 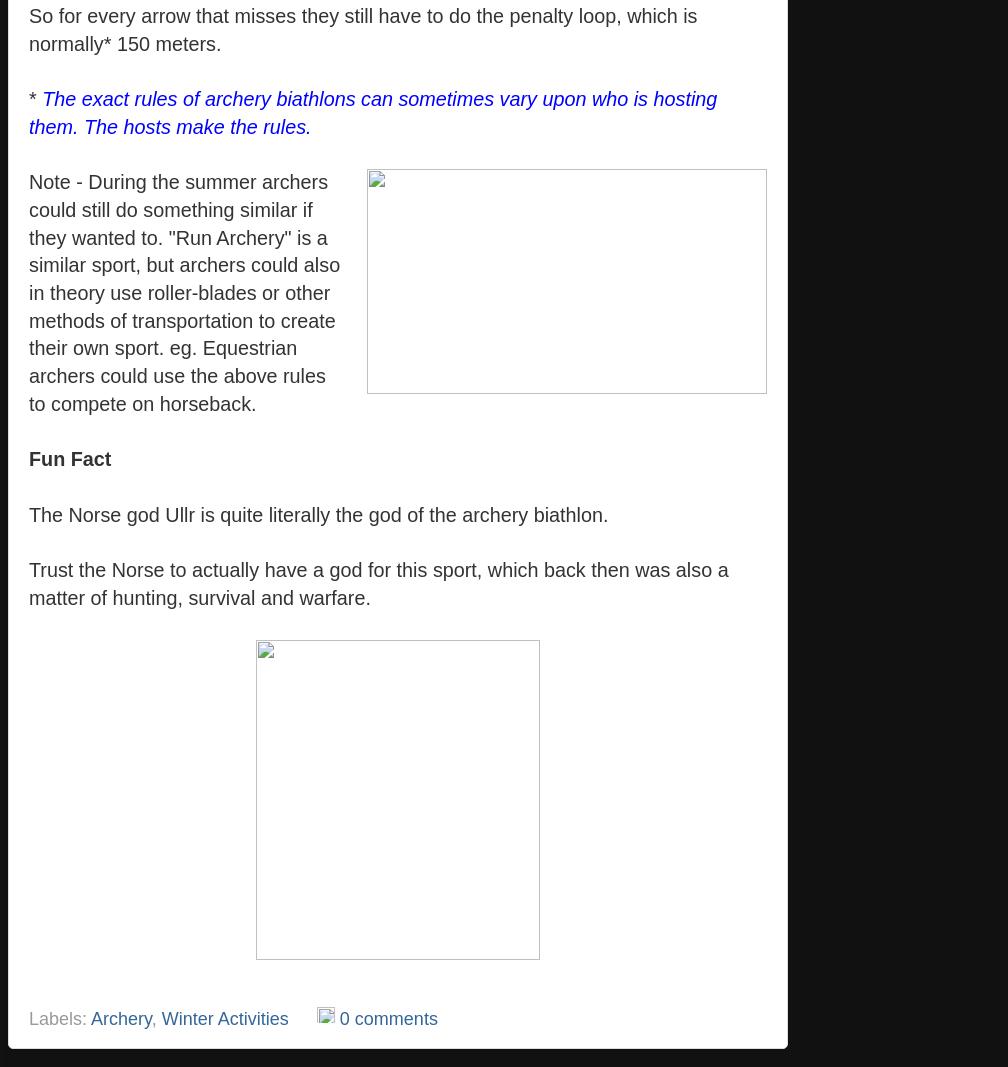 What do you see at coordinates (224, 1018) in the screenshot?
I see `'Winter Activities'` at bounding box center [224, 1018].